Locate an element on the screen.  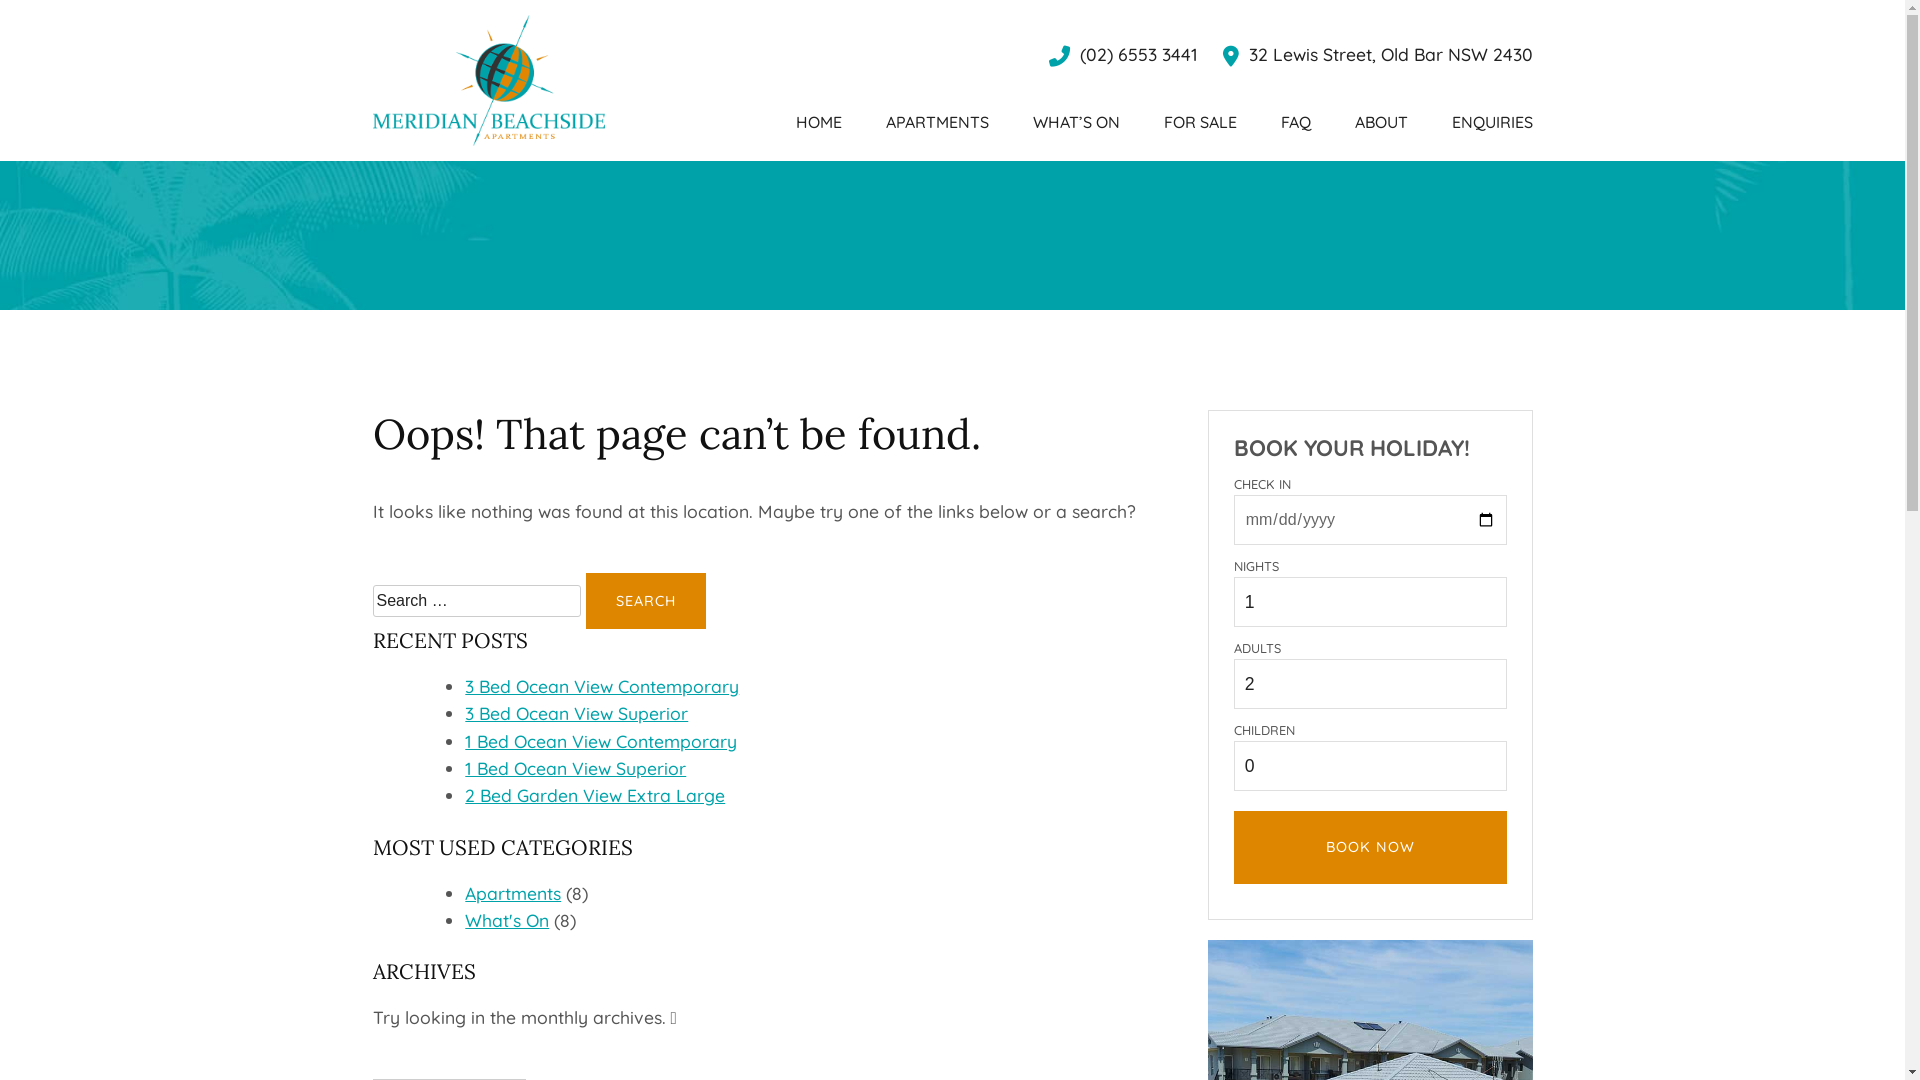
'Search' is located at coordinates (646, 600).